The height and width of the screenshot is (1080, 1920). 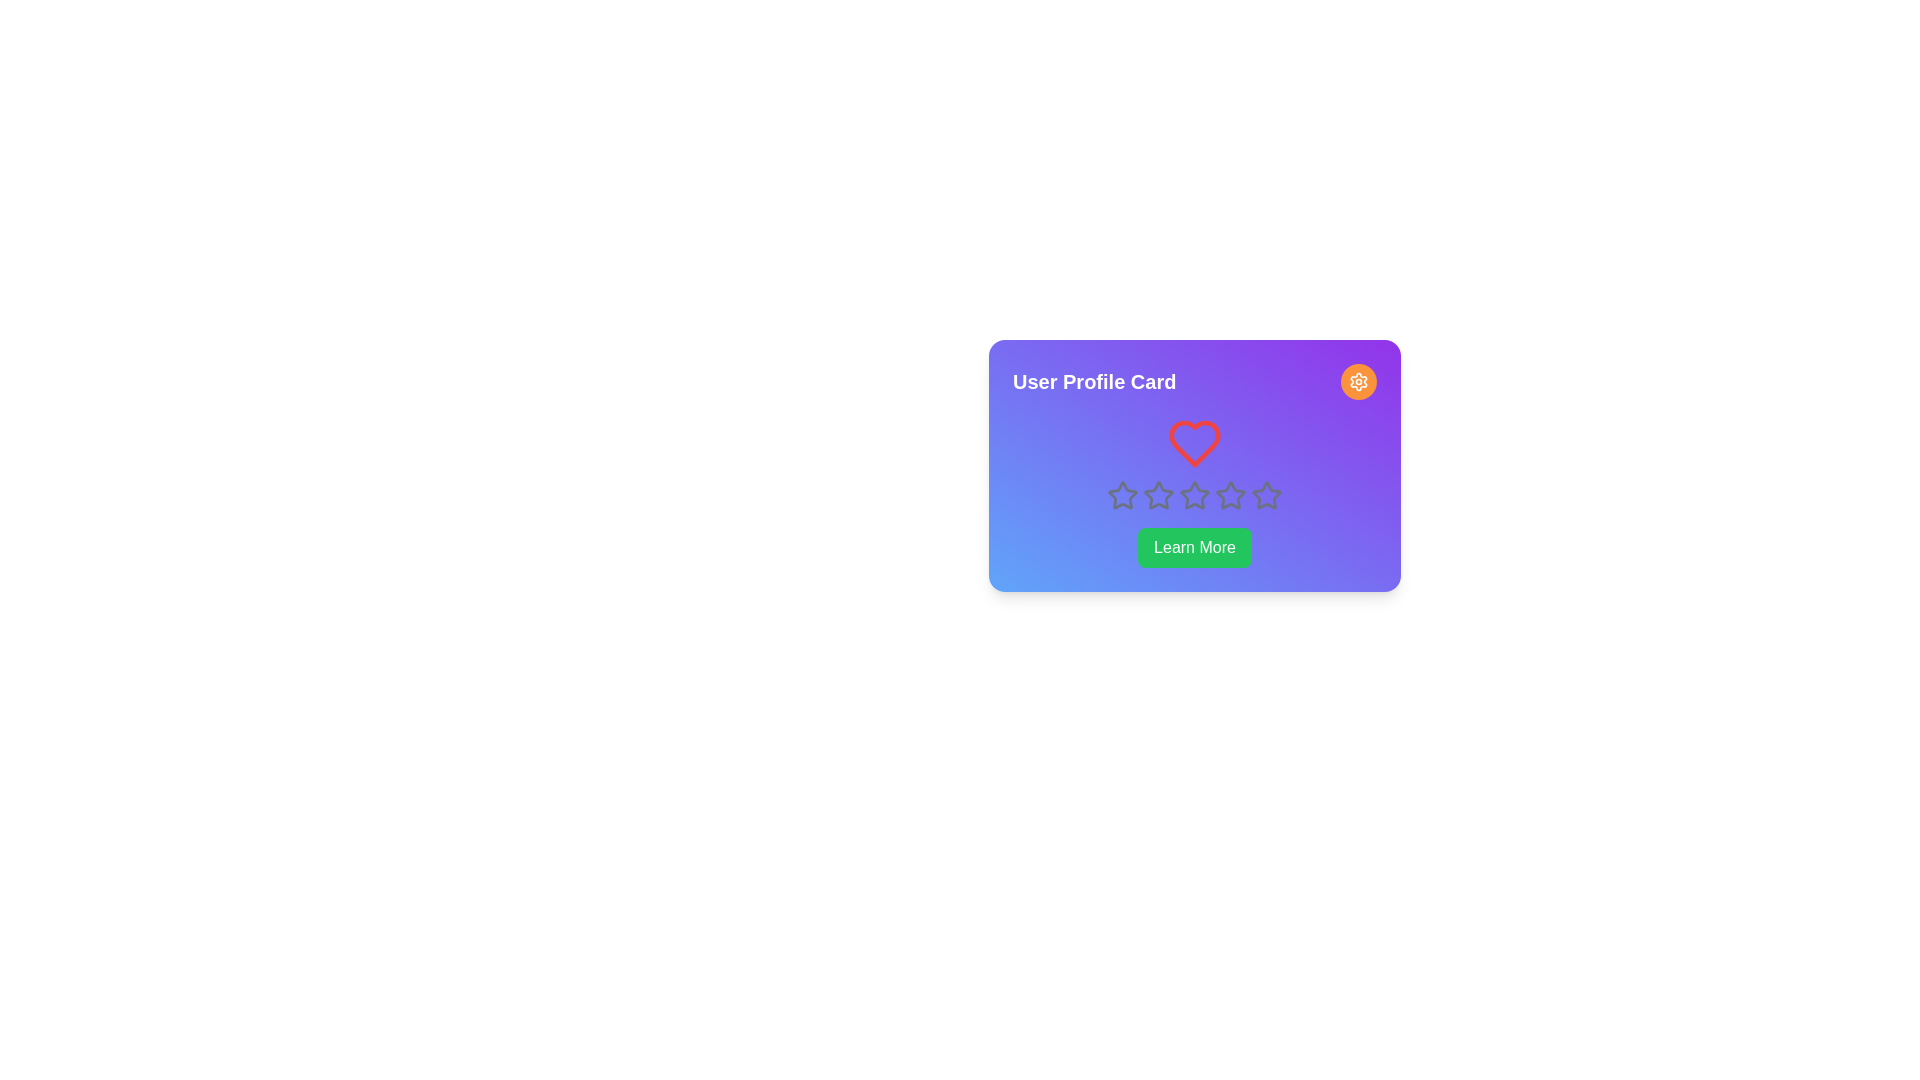 I want to click on the circular orange button with a gear-shaped icon in the top-right corner of the 'User Profile Card', so click(x=1358, y=381).